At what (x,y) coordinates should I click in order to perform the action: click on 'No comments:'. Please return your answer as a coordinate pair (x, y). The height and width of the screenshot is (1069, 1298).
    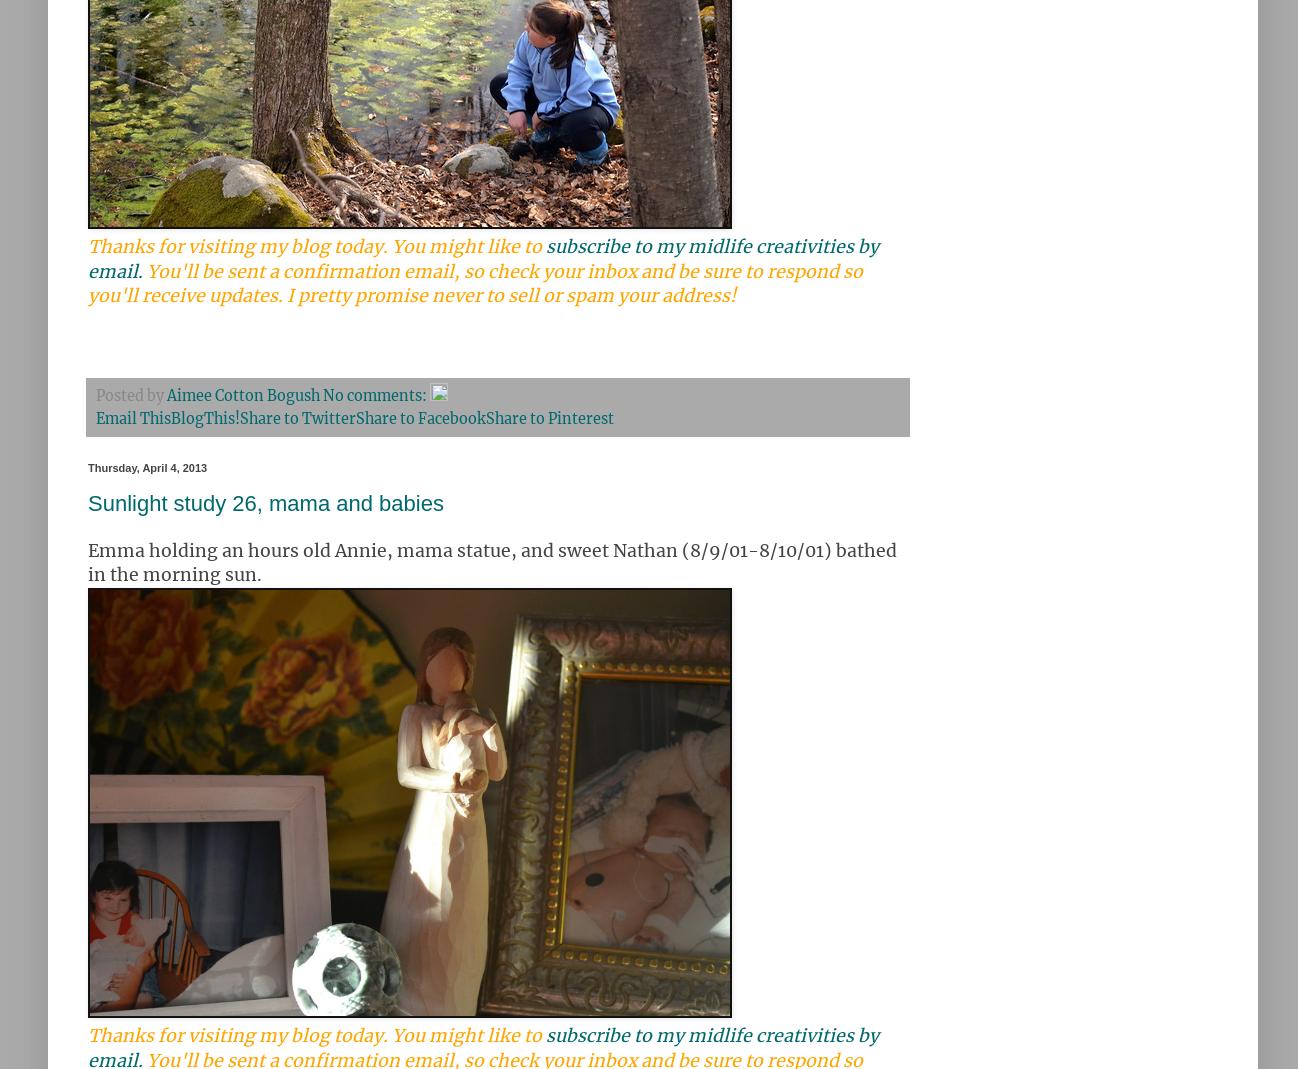
    Looking at the image, I should click on (376, 395).